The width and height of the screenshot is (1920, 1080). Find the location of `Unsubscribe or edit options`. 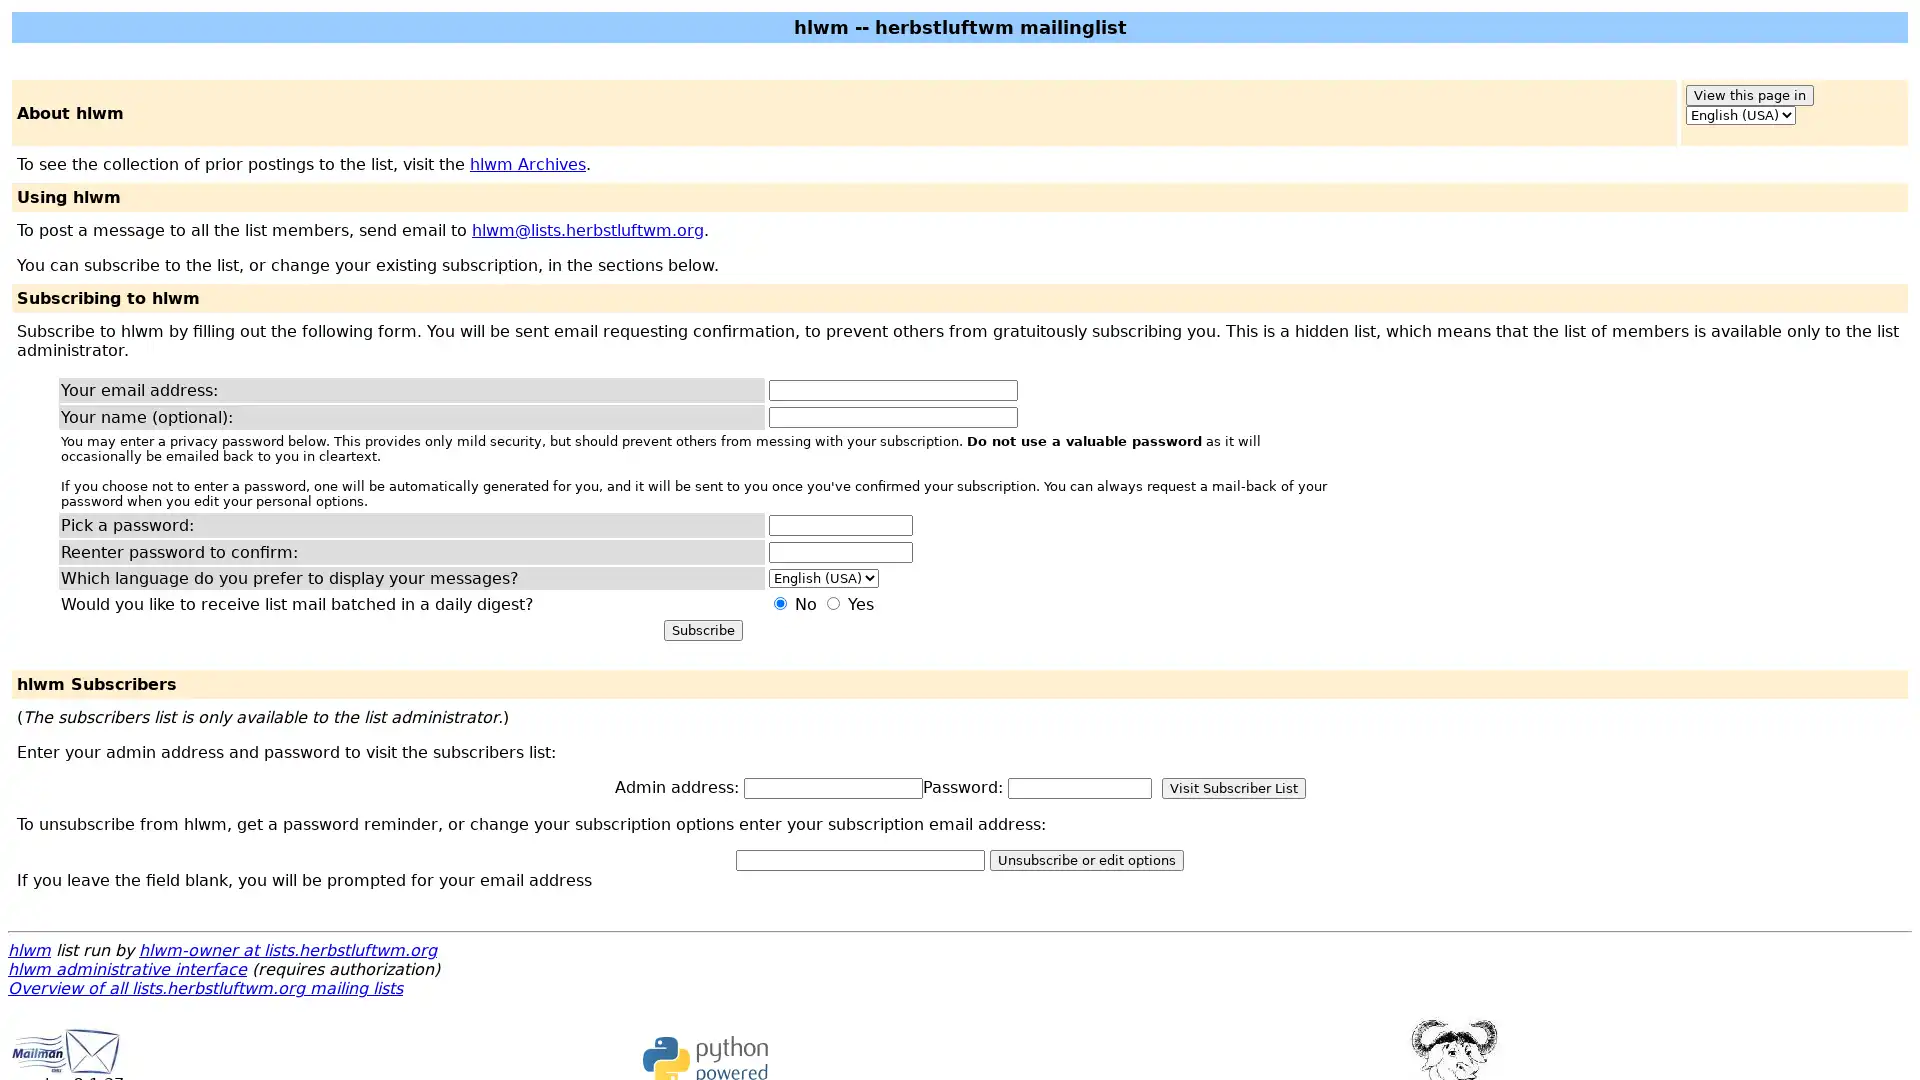

Unsubscribe or edit options is located at coordinates (1085, 859).